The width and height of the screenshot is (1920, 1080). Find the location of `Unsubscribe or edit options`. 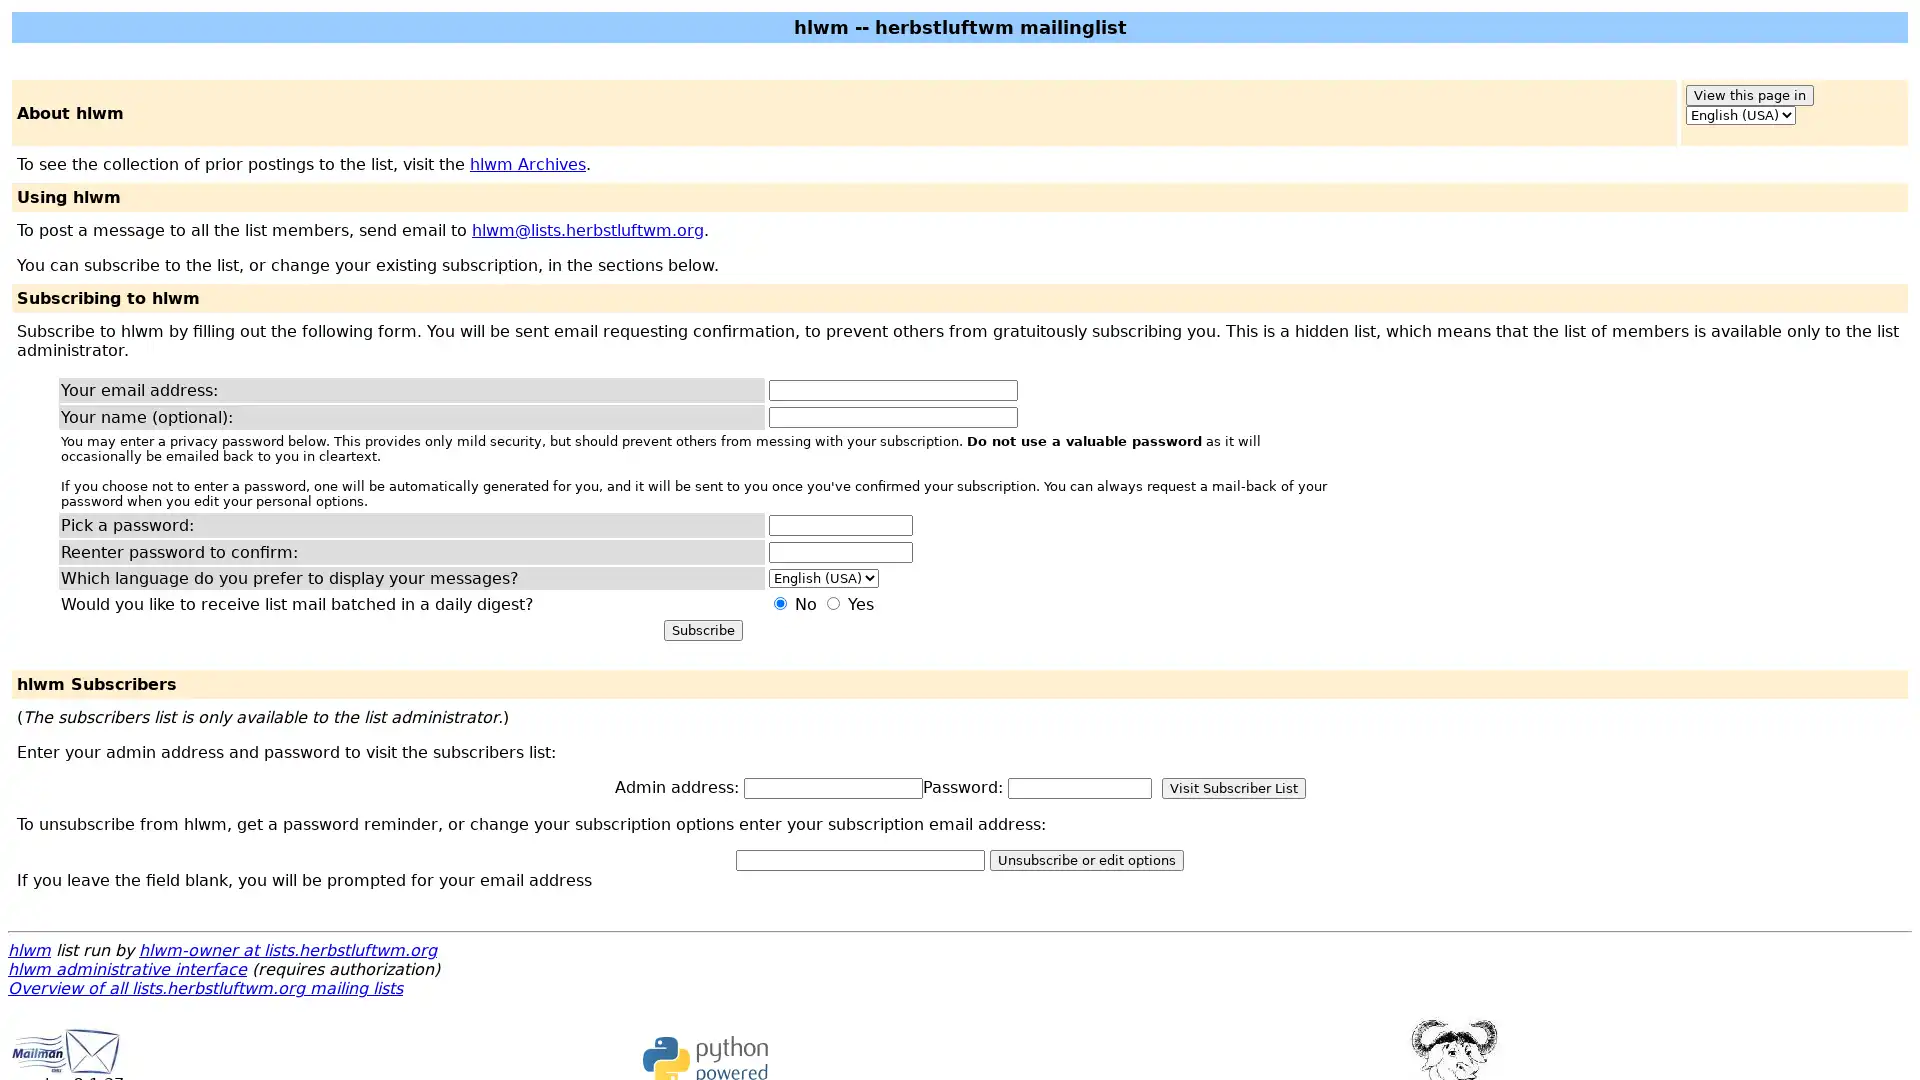

Unsubscribe or edit options is located at coordinates (1085, 859).